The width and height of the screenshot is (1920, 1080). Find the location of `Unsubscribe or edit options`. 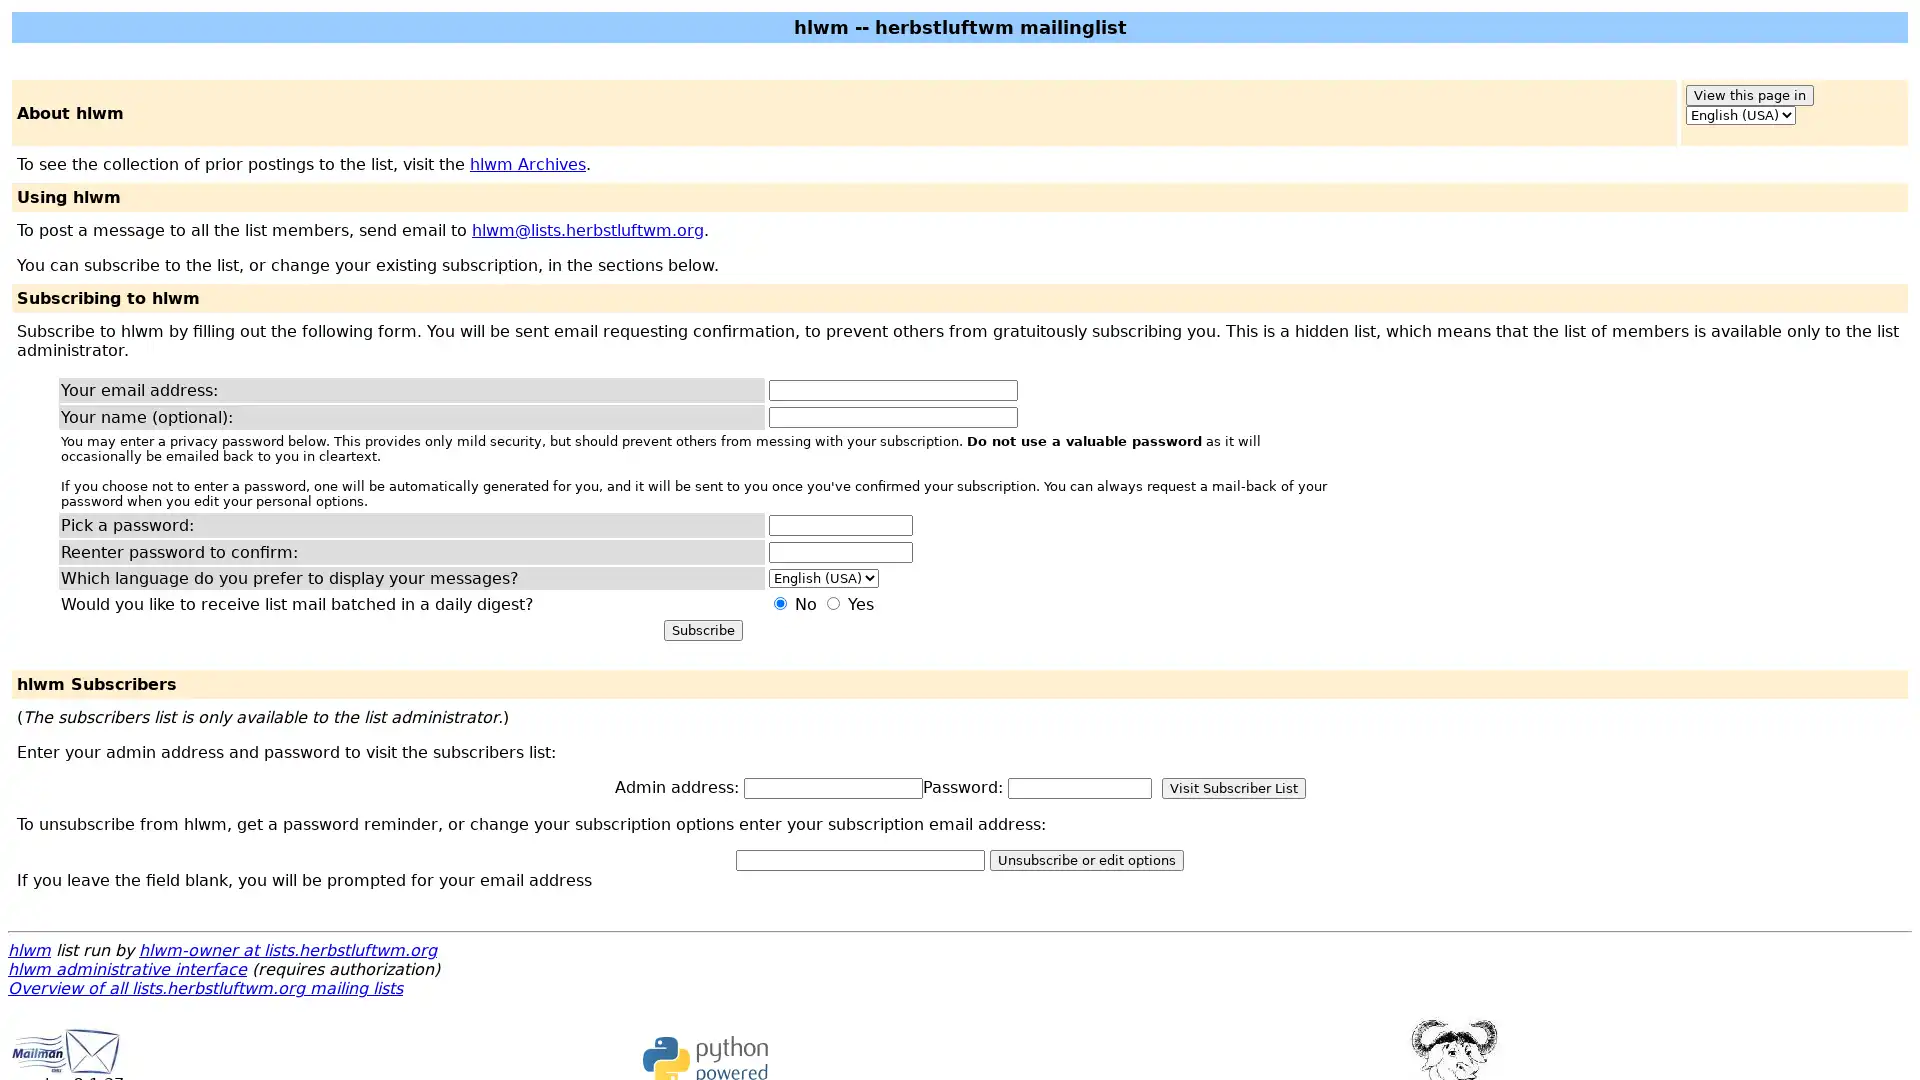

Unsubscribe or edit options is located at coordinates (1085, 859).